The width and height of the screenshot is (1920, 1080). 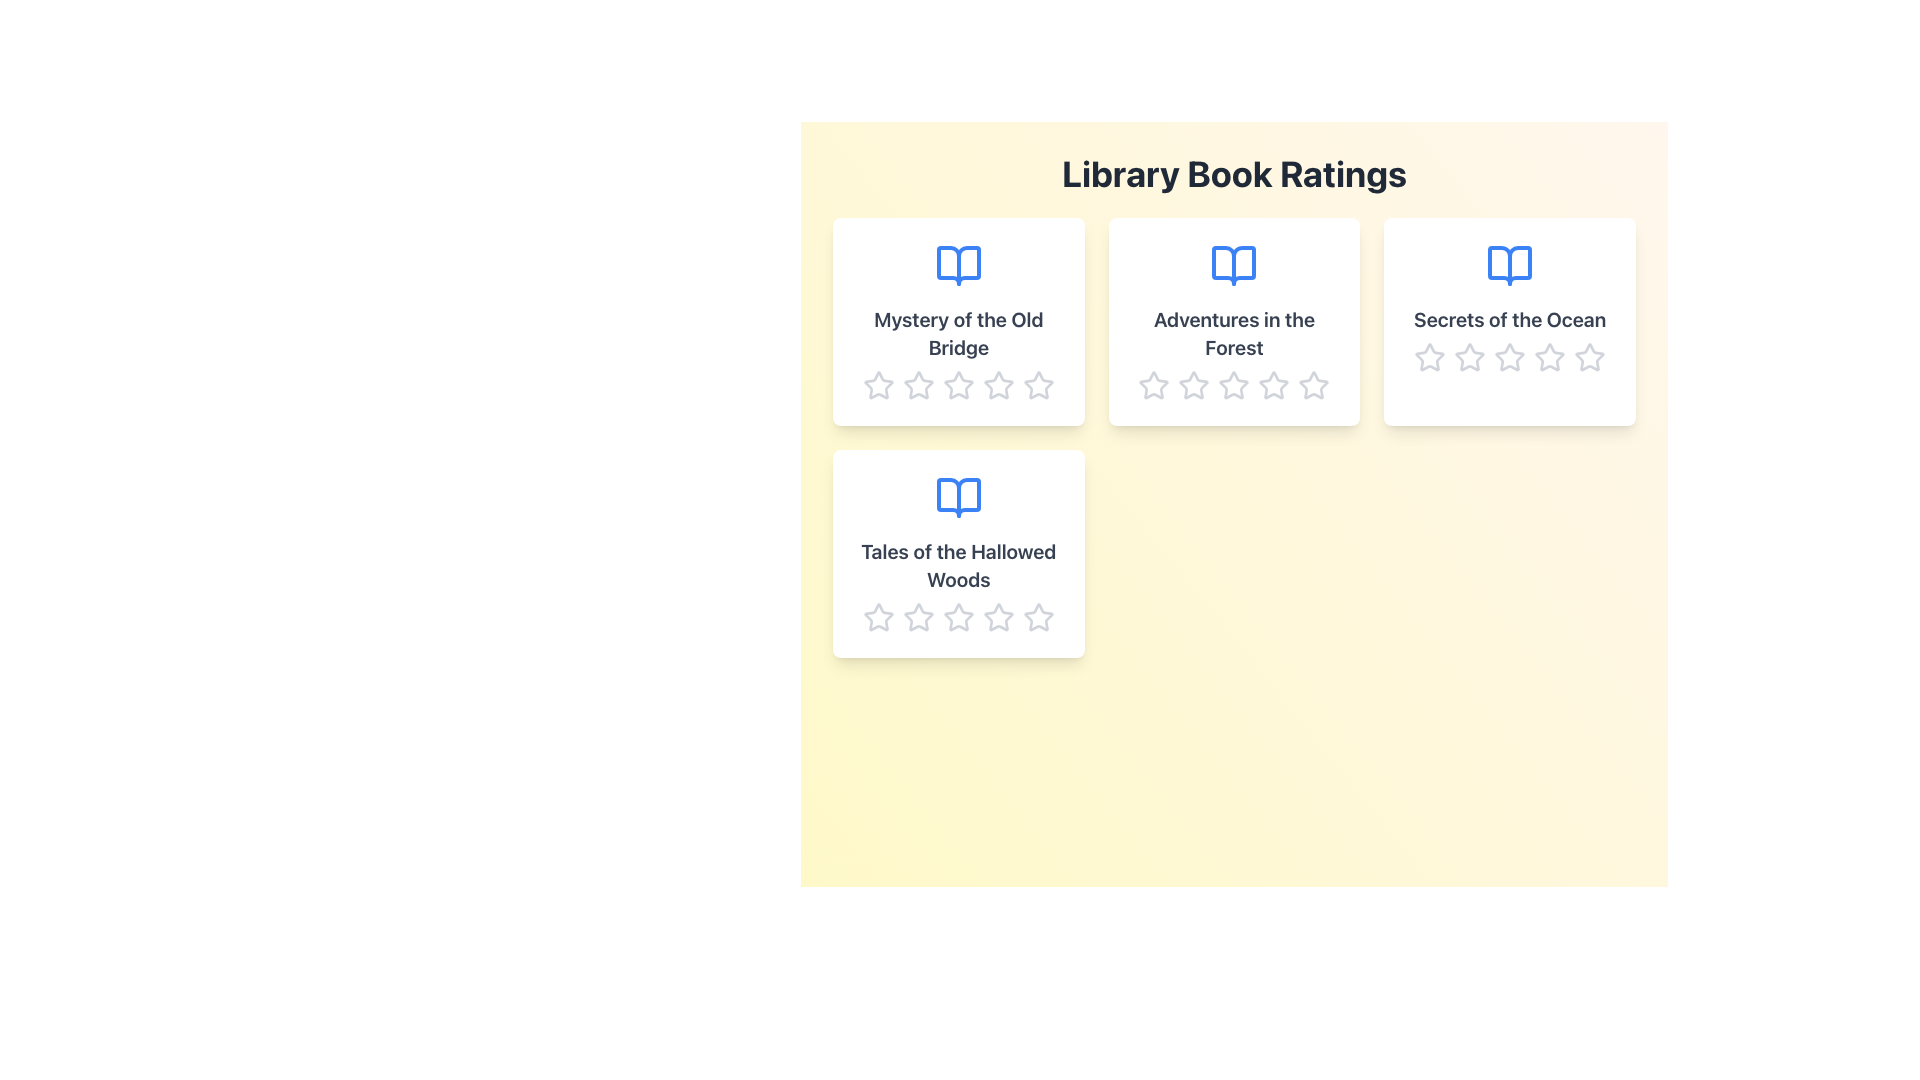 What do you see at coordinates (957, 333) in the screenshot?
I see `text label that serves as the title of the book in the top-left card of the grid, located below the book icon and above the star rating icons` at bounding box center [957, 333].